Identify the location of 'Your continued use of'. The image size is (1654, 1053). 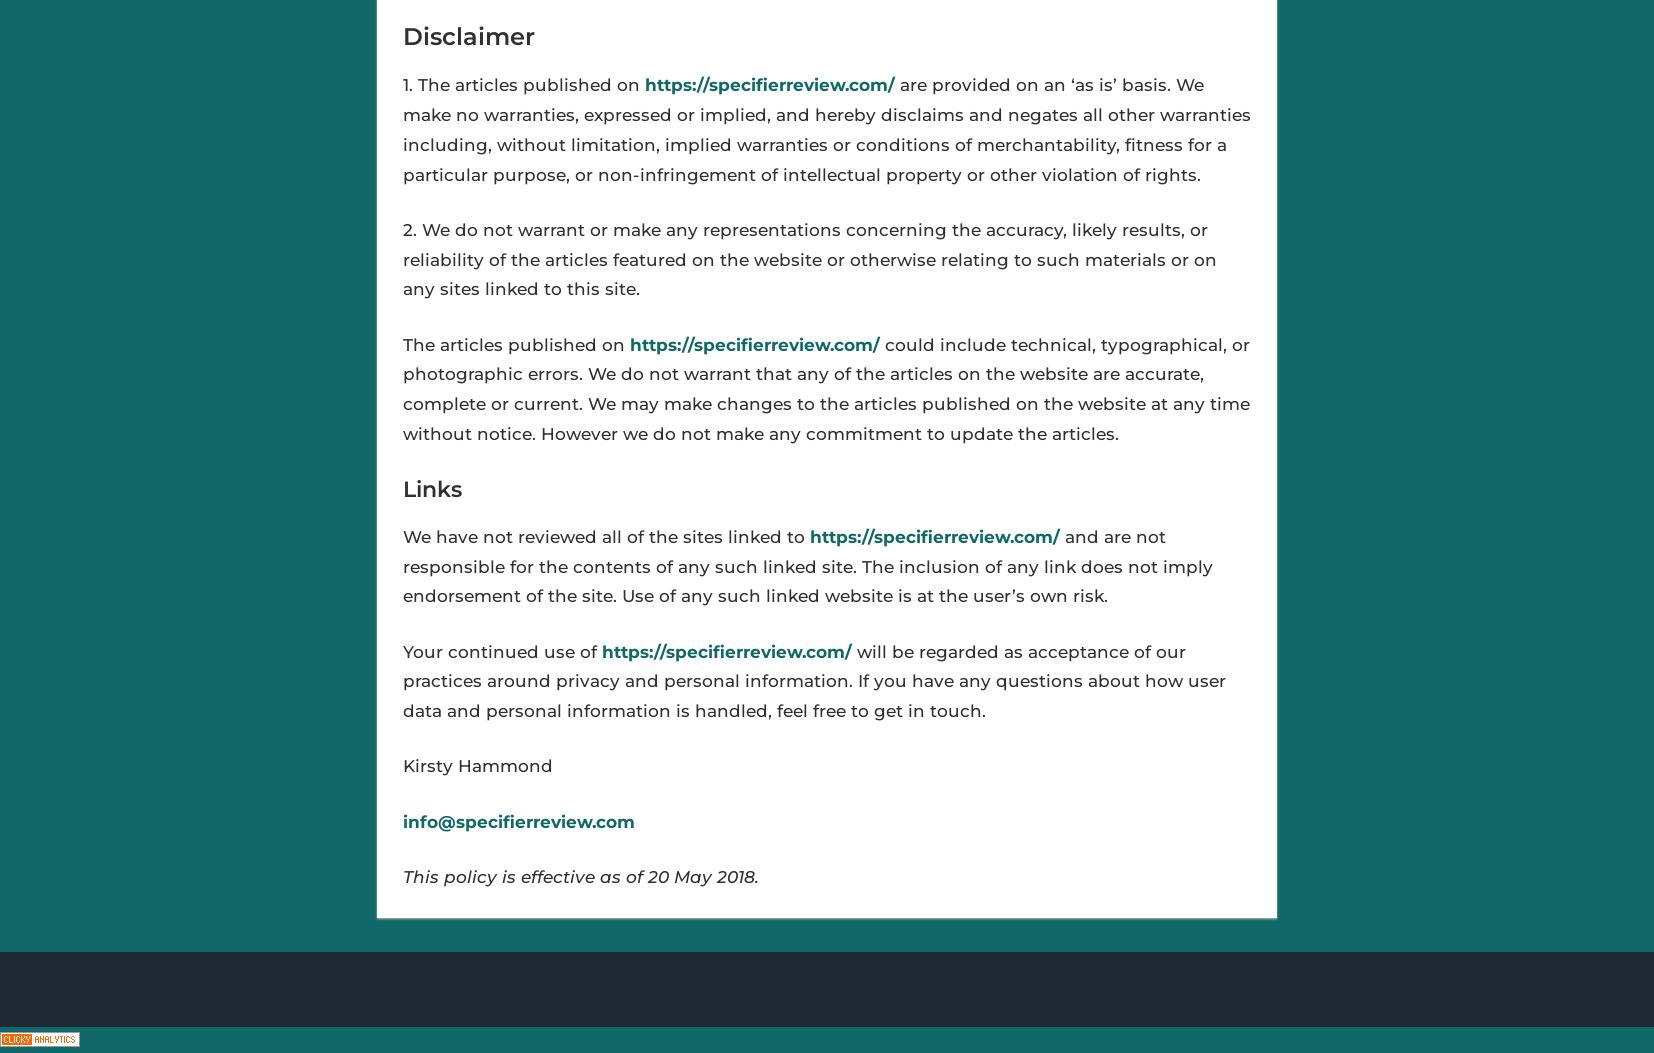
(400, 649).